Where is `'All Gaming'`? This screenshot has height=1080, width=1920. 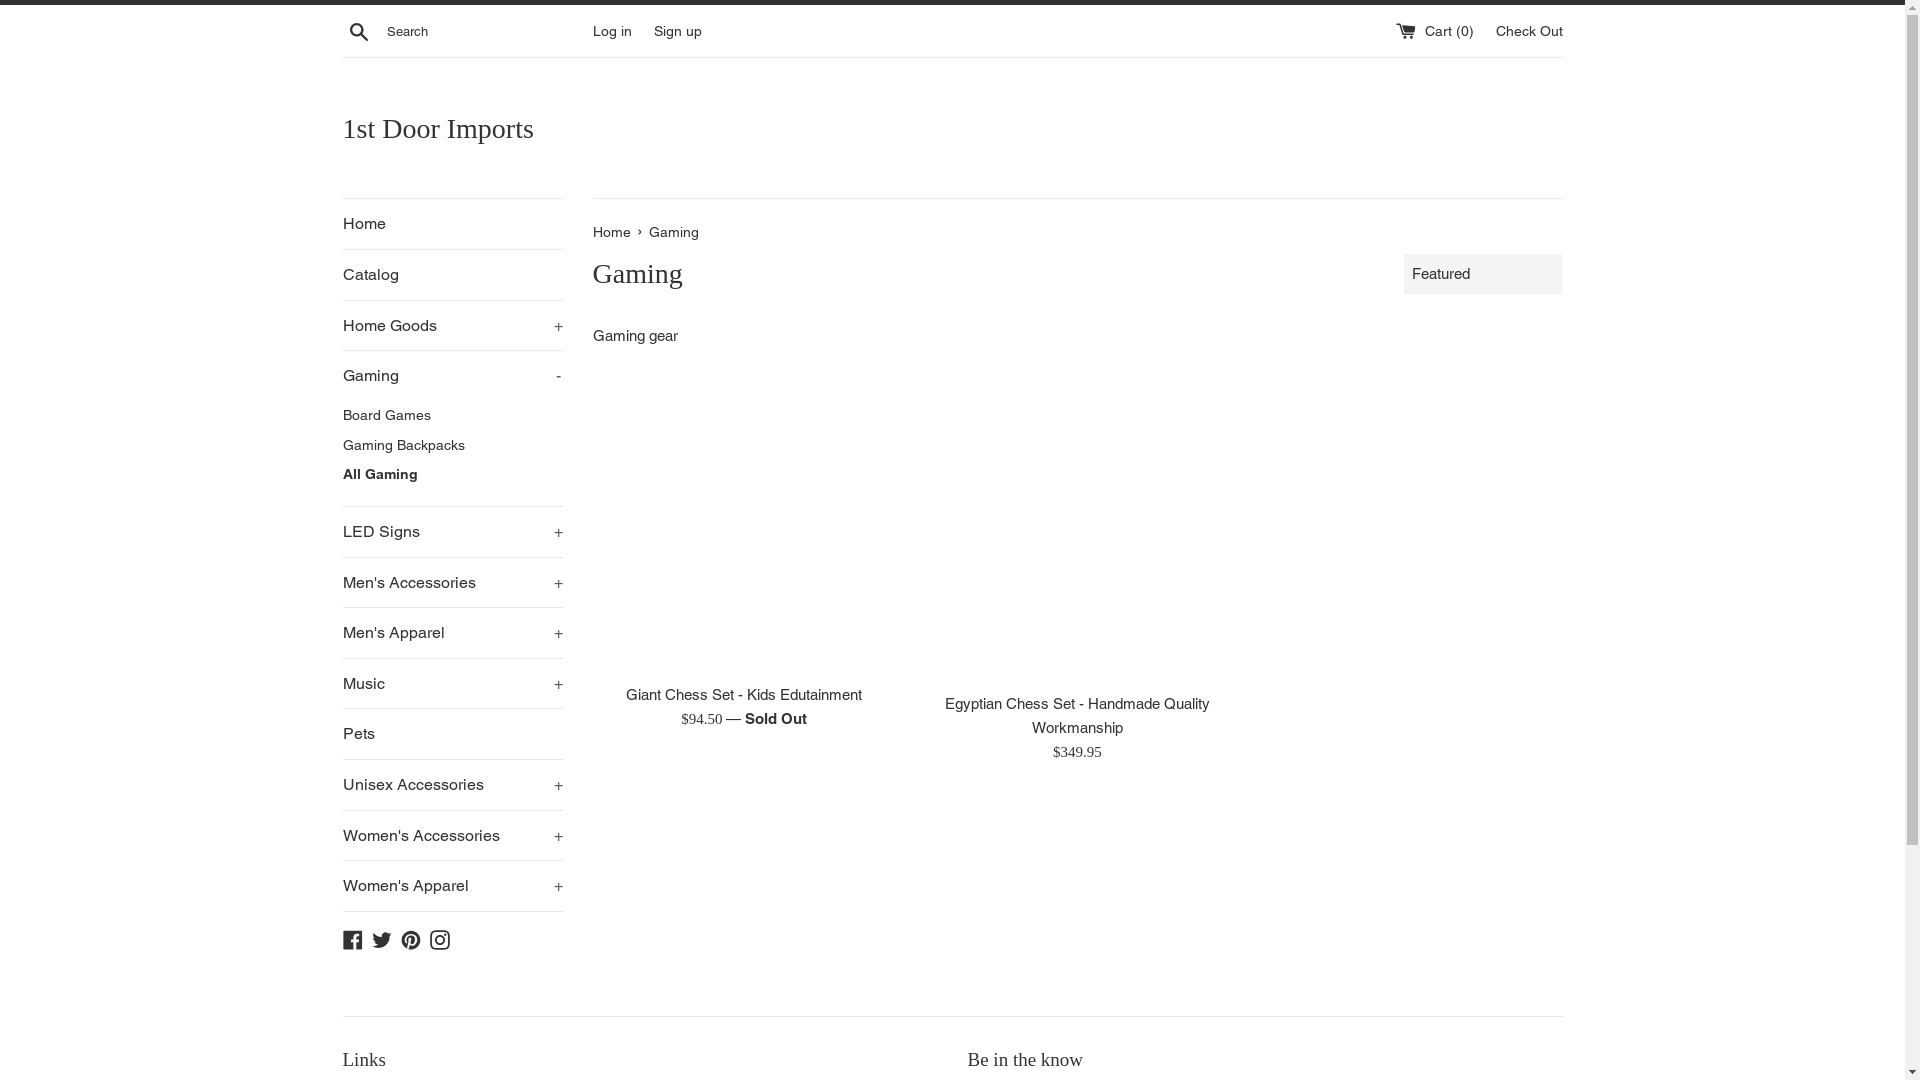
'All Gaming' is located at coordinates (450, 474).